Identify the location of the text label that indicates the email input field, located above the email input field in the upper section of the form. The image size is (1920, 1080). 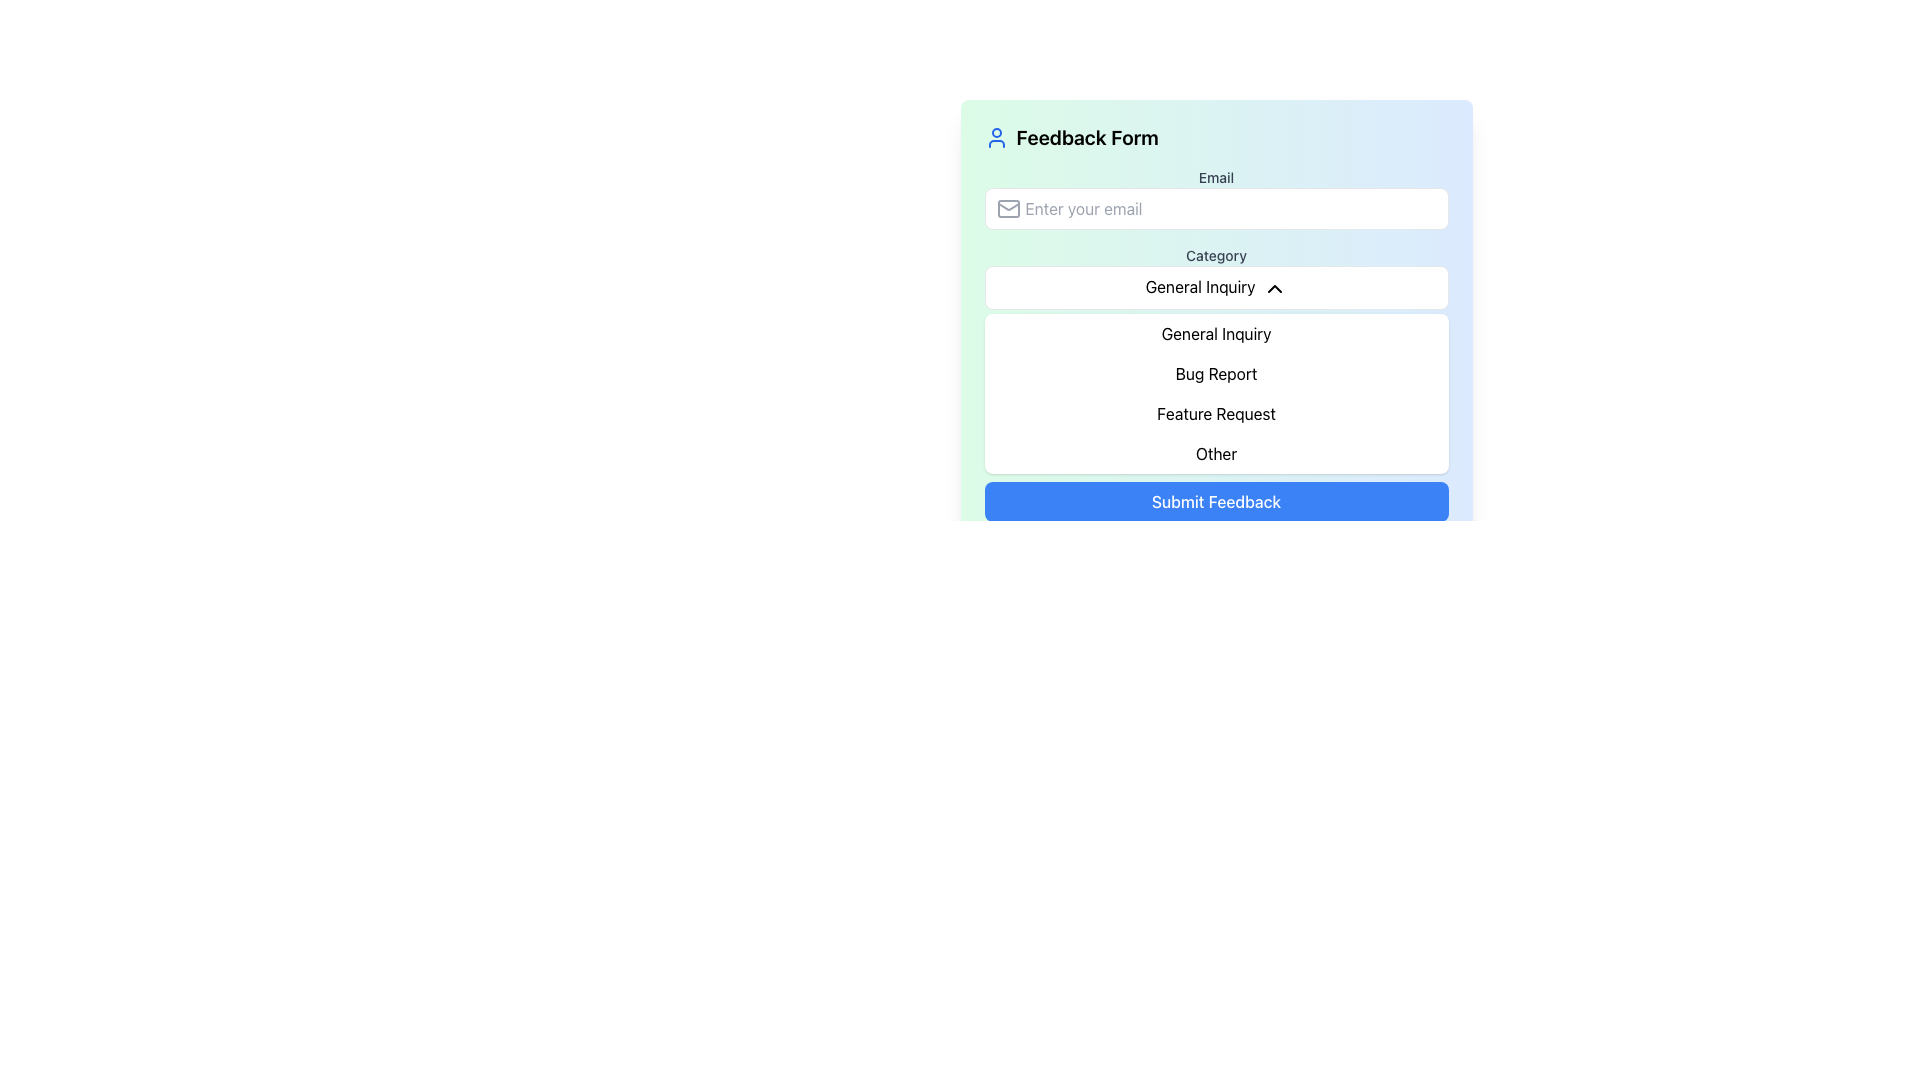
(1215, 176).